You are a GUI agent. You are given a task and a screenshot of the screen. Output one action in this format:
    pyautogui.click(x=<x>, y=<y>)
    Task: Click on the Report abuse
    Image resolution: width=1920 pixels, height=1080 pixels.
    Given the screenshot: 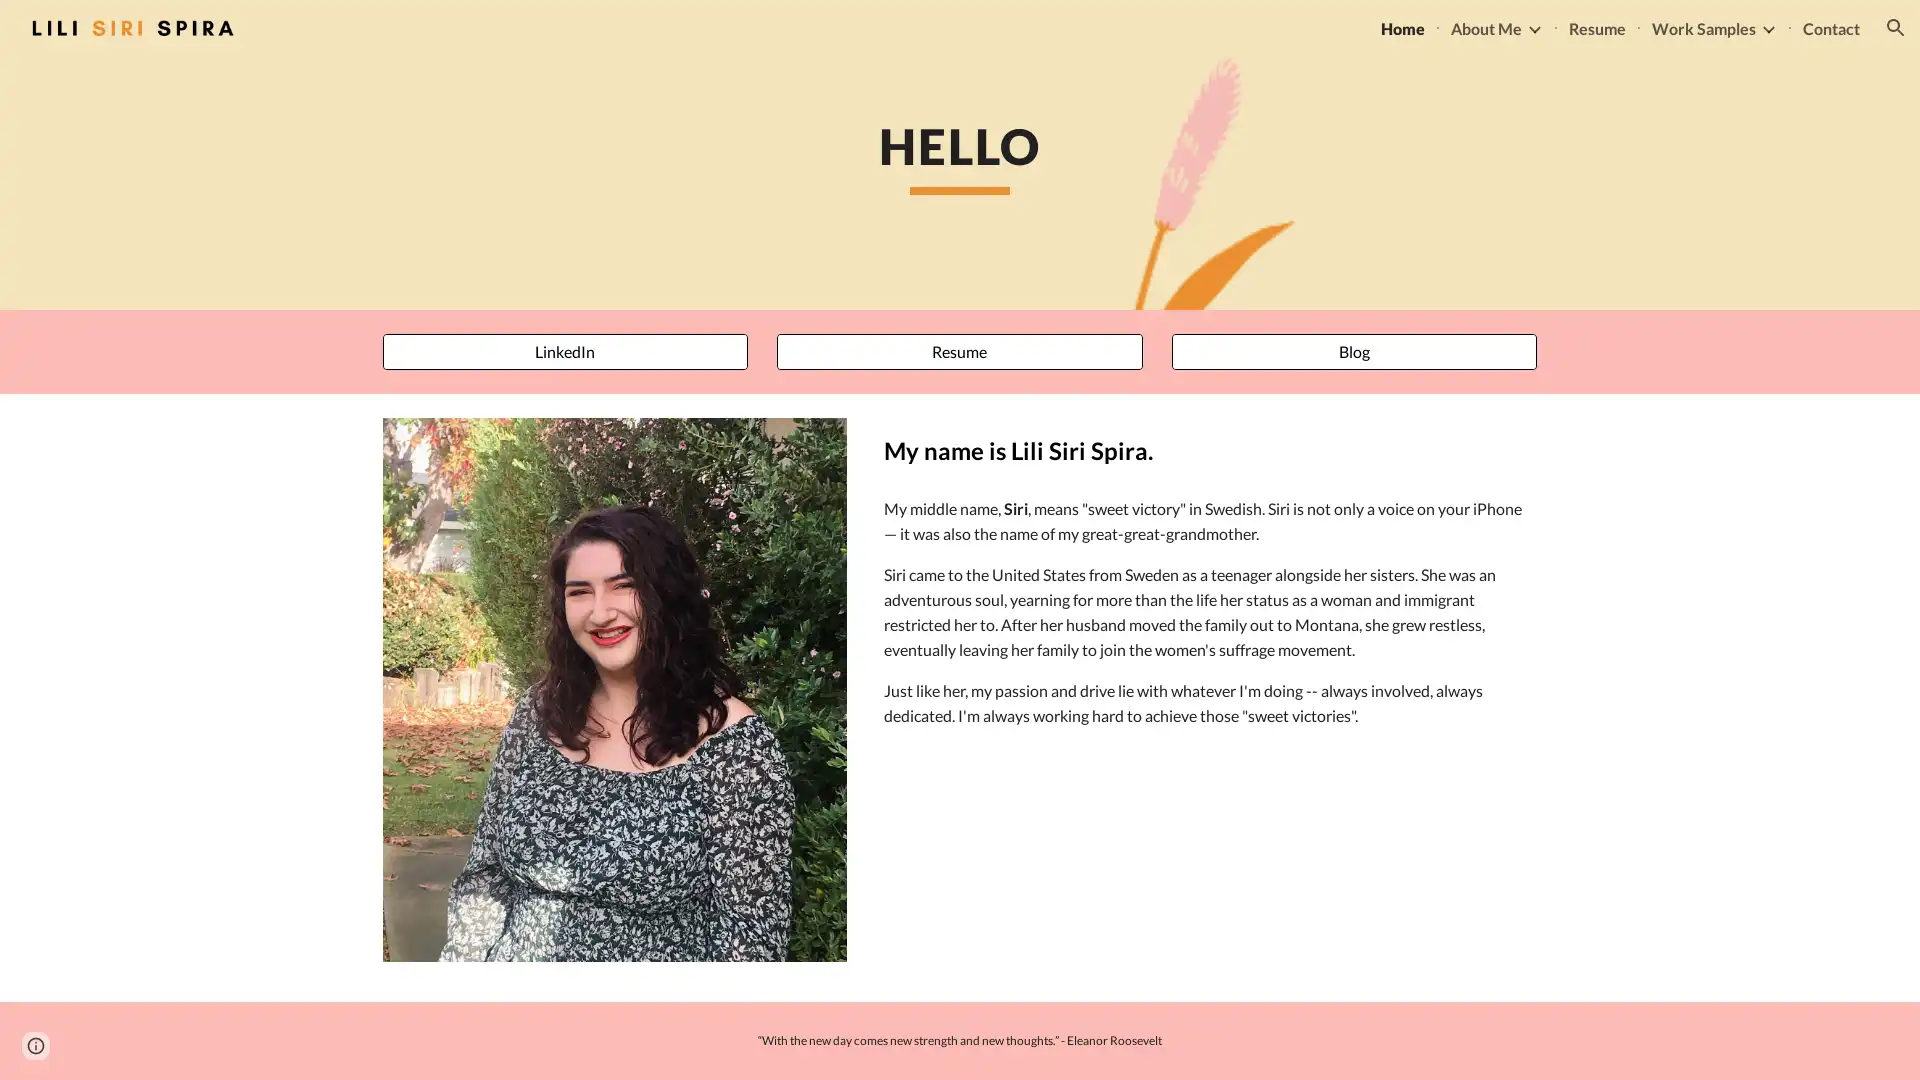 What is the action you would take?
    pyautogui.click(x=183, y=1044)
    